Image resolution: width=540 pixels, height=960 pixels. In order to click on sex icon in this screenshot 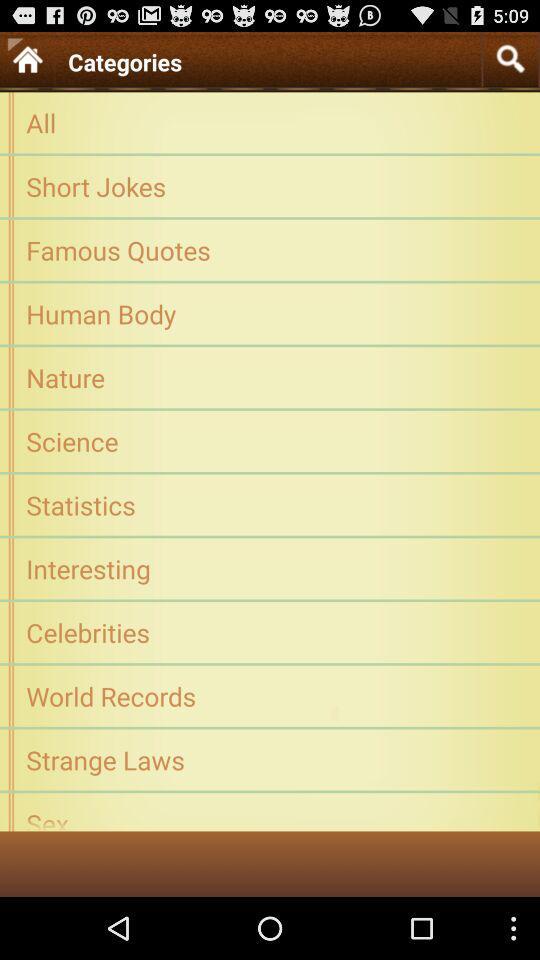, I will do `click(270, 818)`.